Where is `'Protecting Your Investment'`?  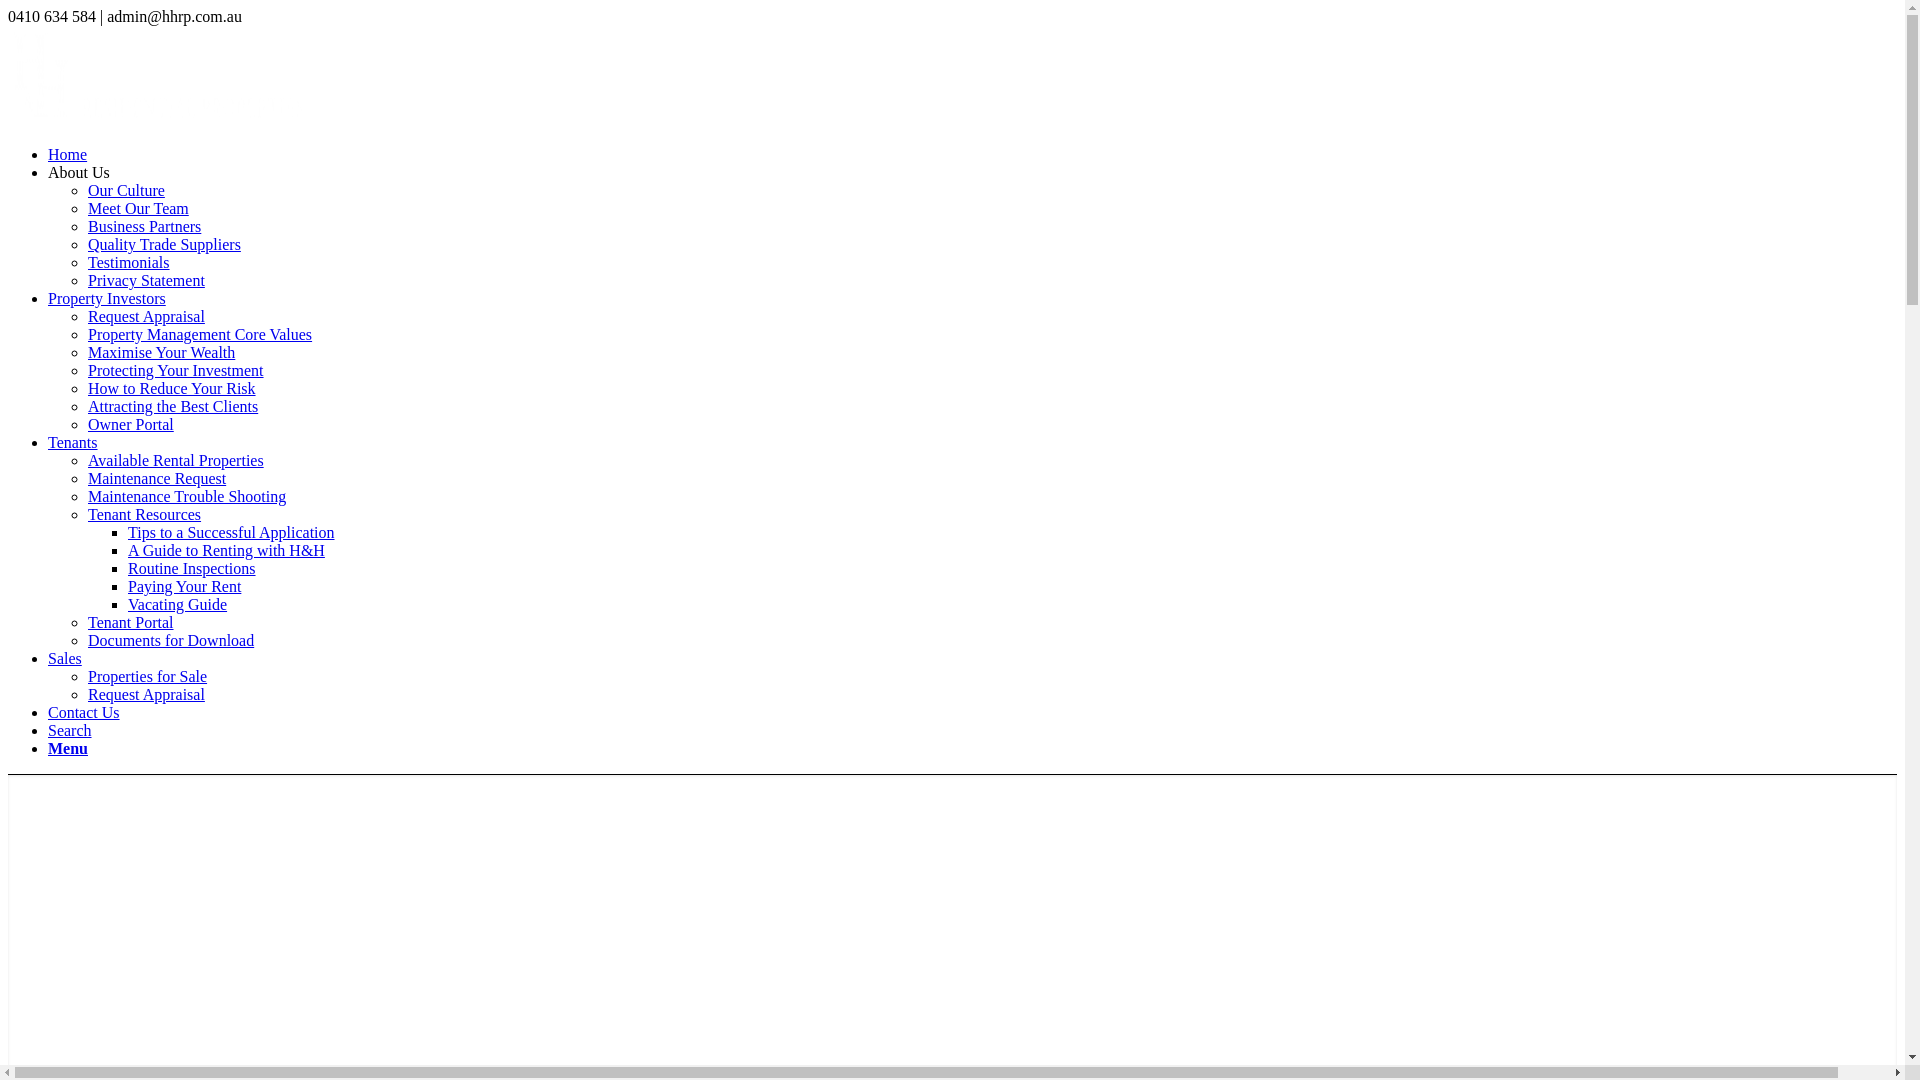
'Protecting Your Investment' is located at coordinates (176, 370).